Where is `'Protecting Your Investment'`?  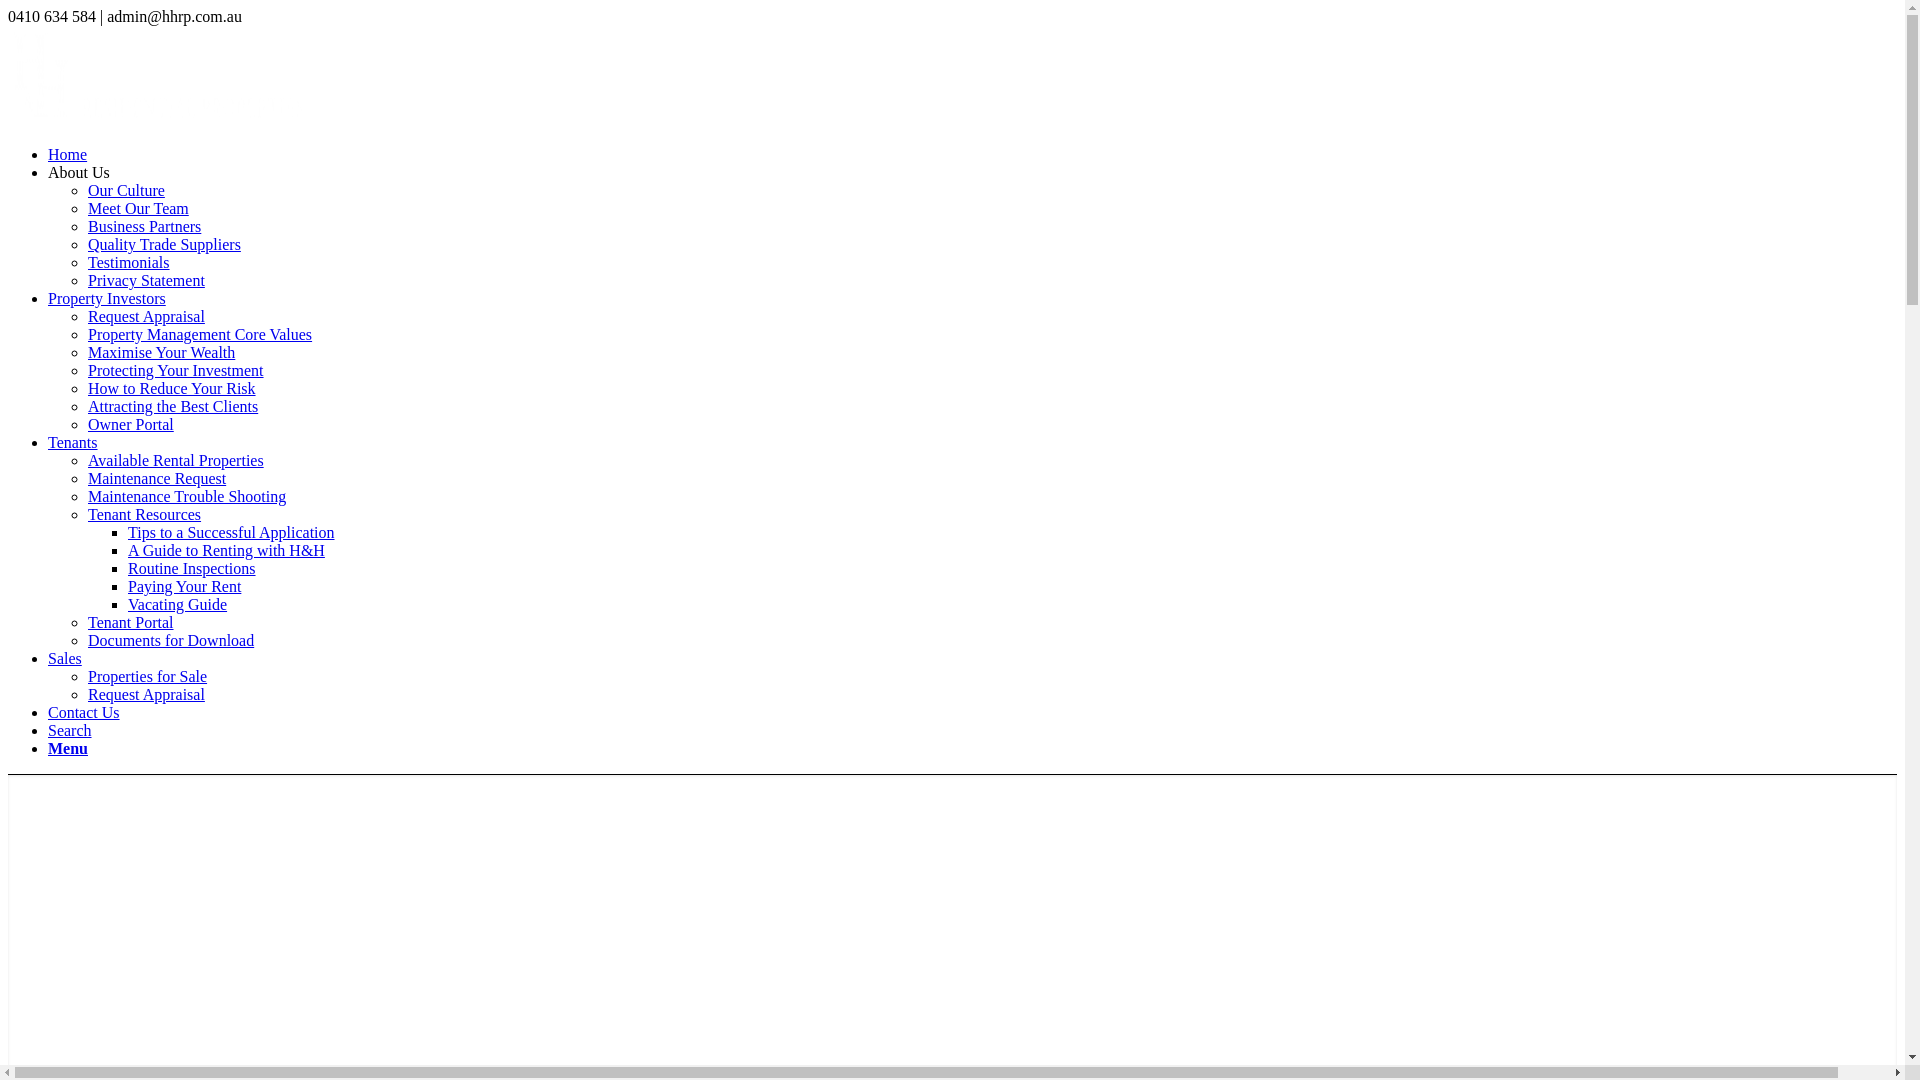
'Protecting Your Investment' is located at coordinates (176, 370).